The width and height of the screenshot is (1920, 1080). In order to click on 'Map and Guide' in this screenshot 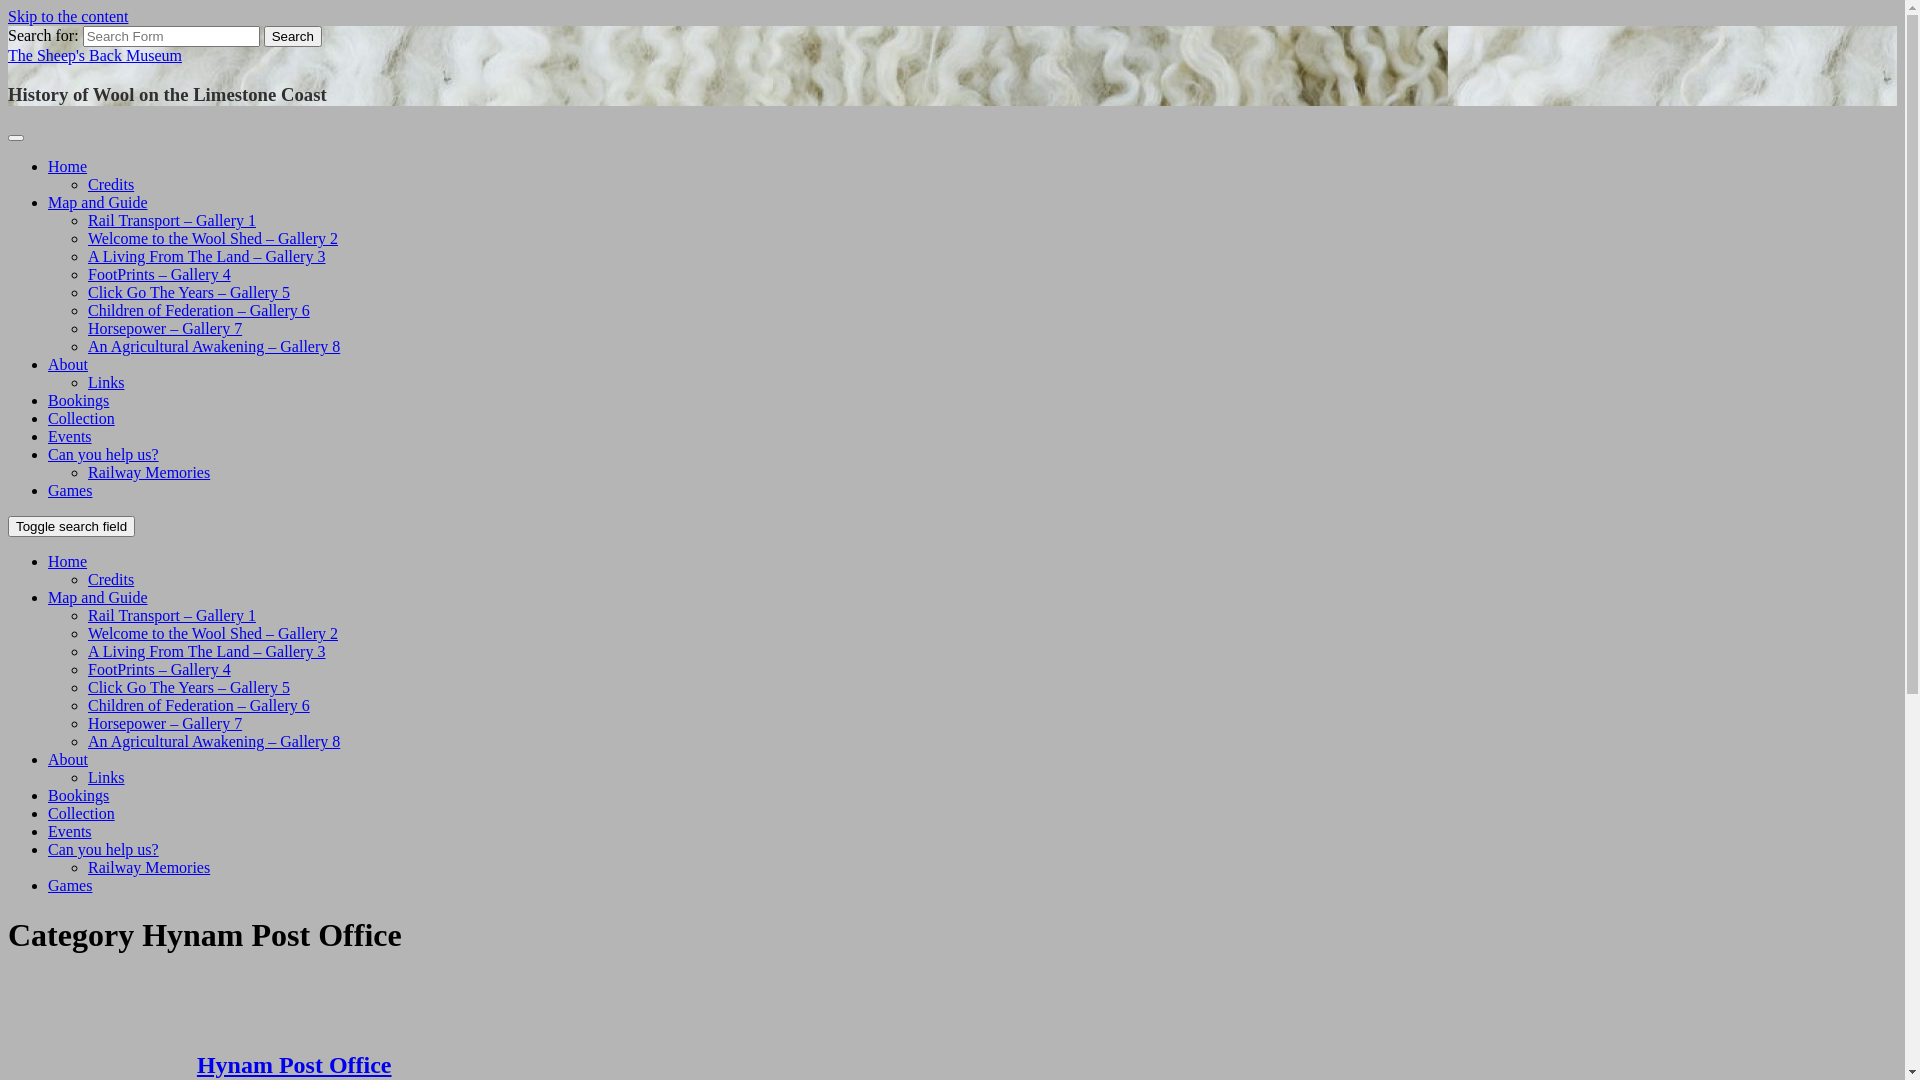, I will do `click(96, 596)`.